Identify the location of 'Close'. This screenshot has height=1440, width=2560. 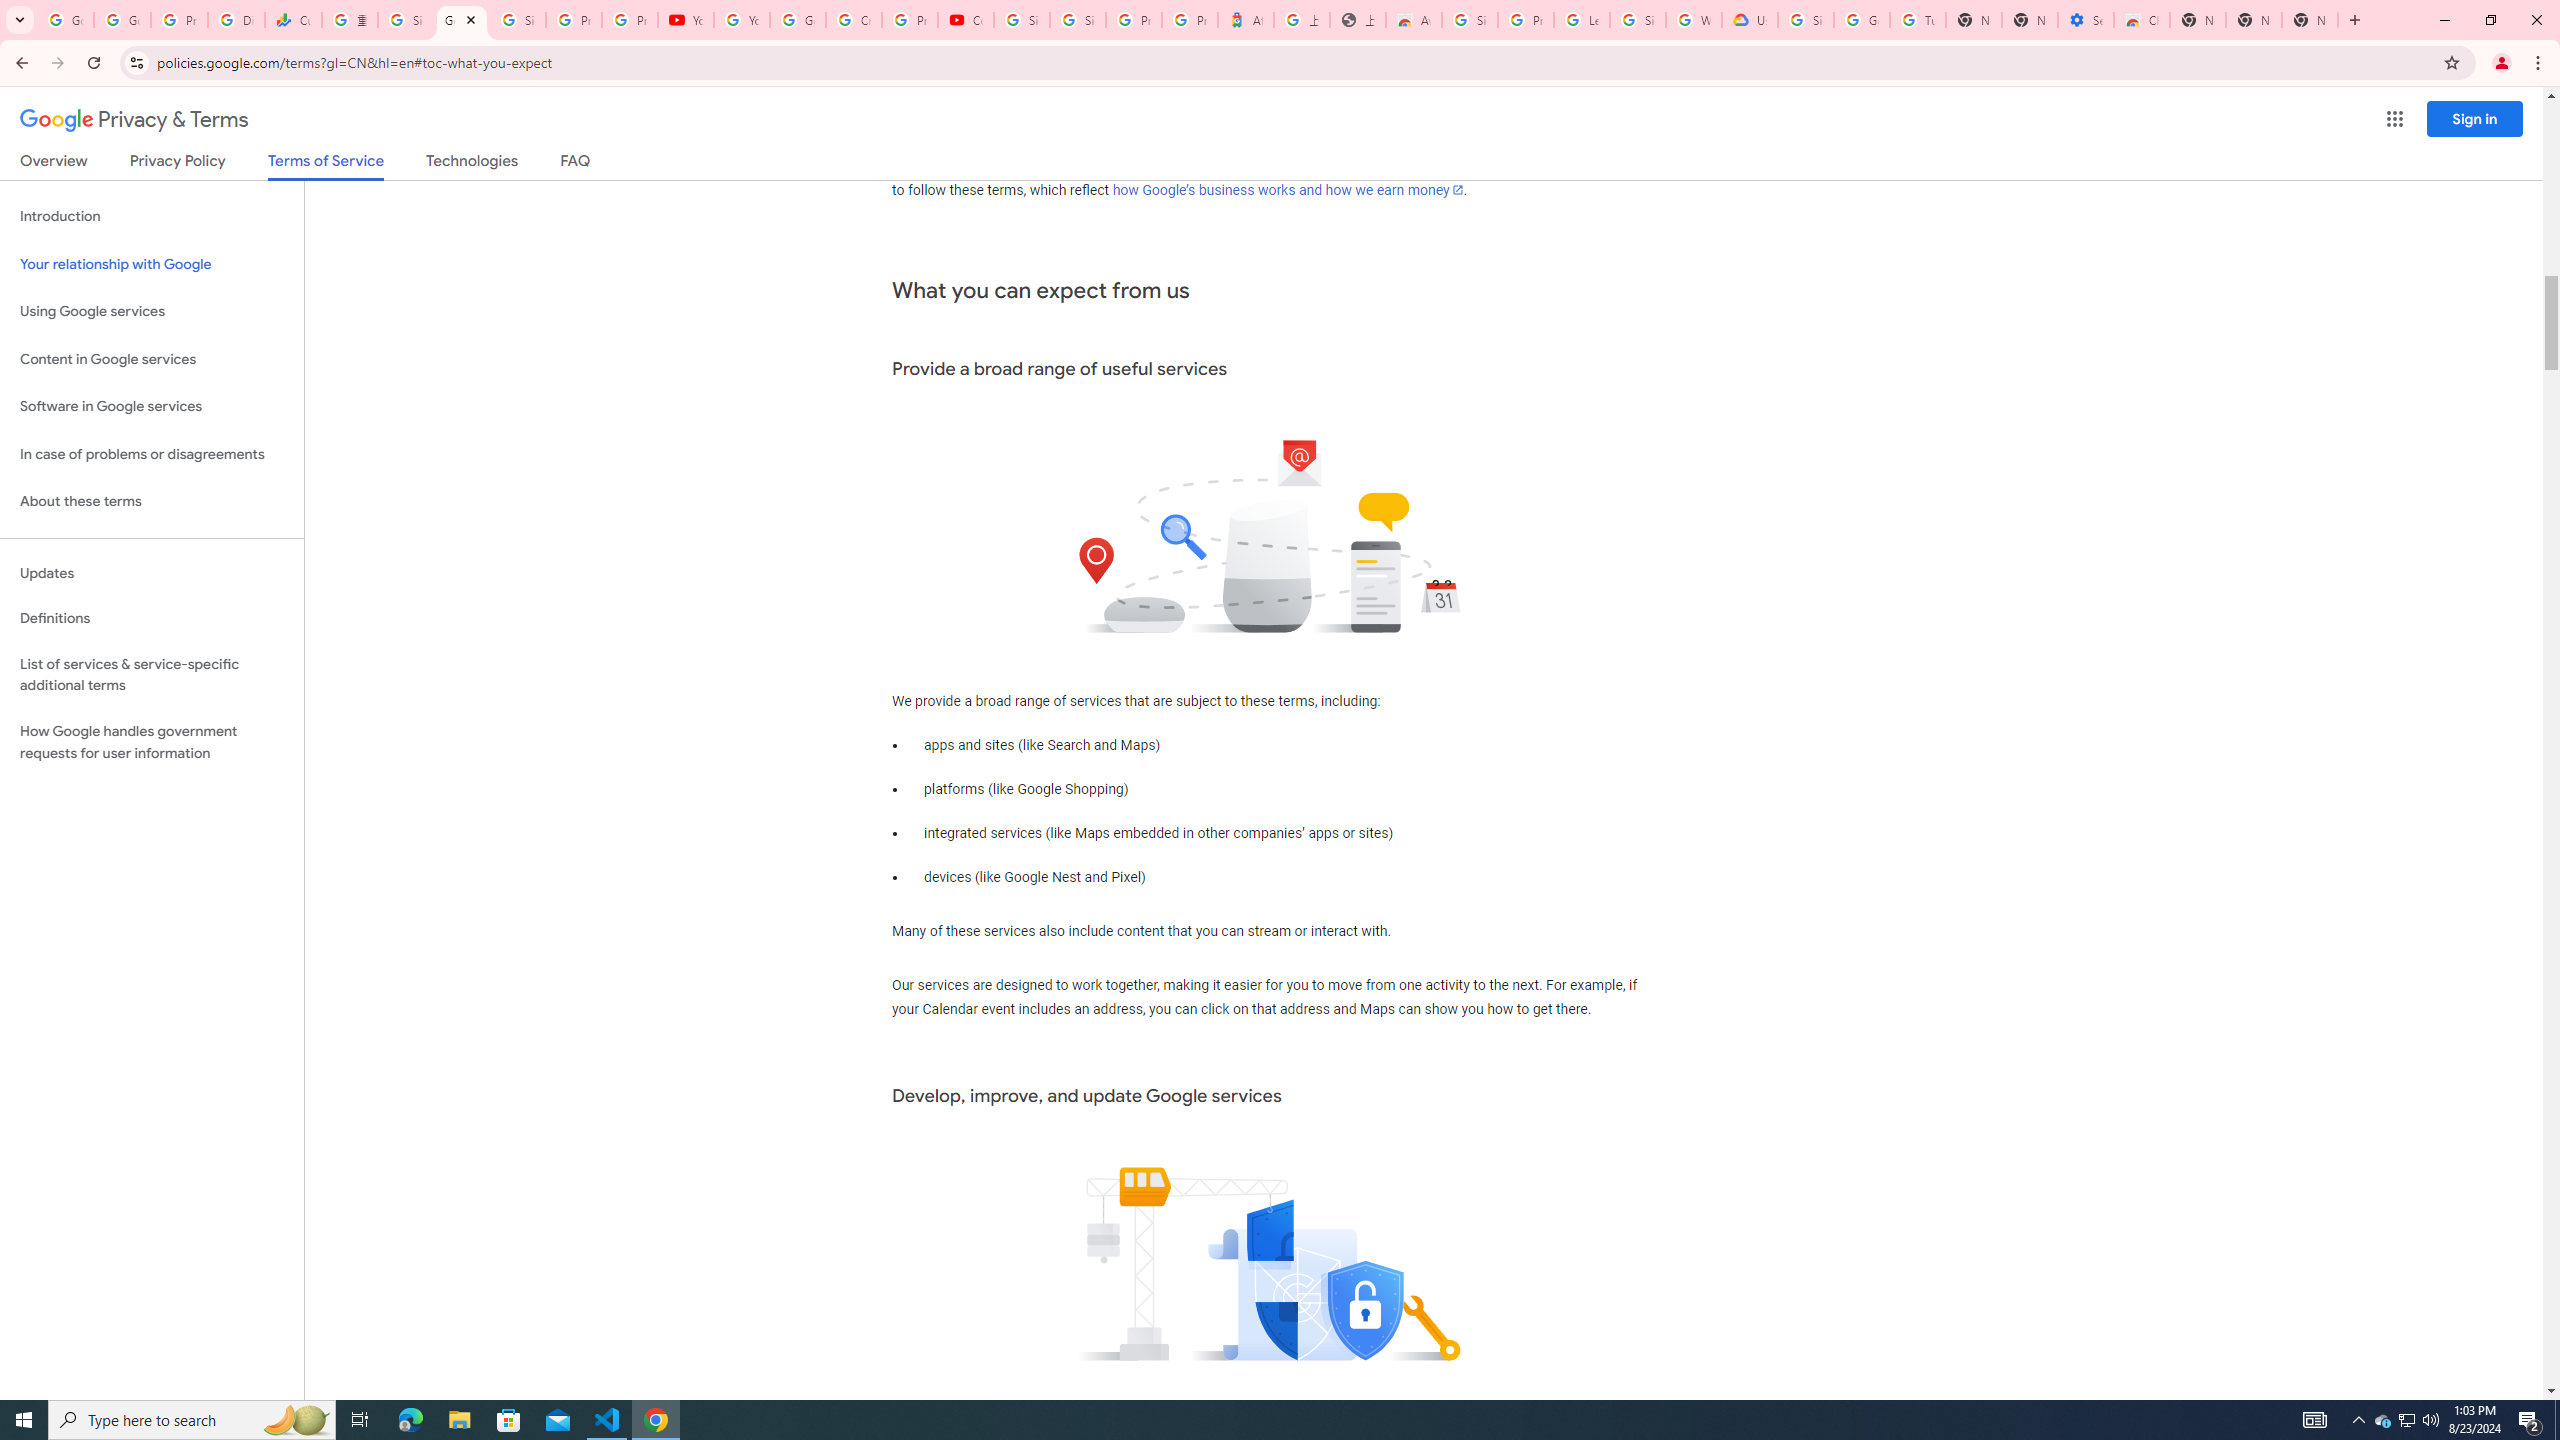
(470, 19).